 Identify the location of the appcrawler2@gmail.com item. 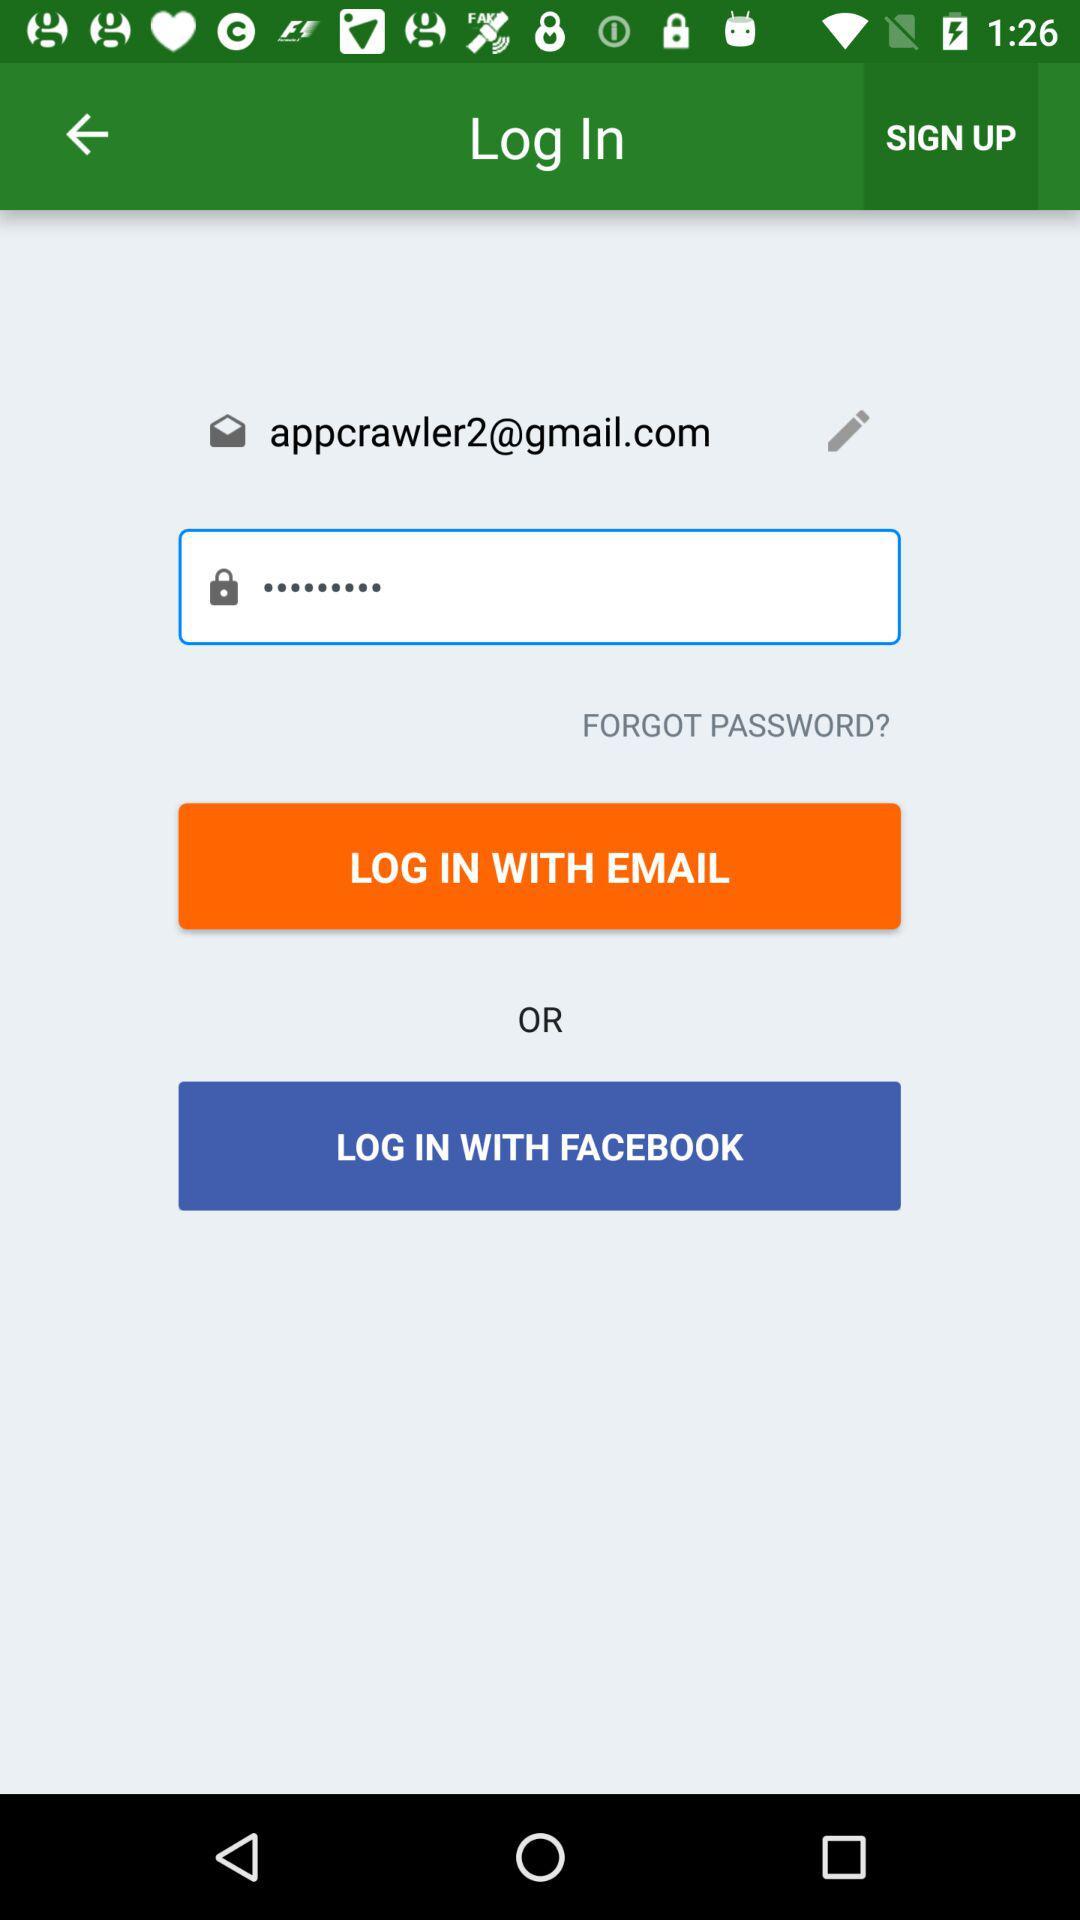
(538, 429).